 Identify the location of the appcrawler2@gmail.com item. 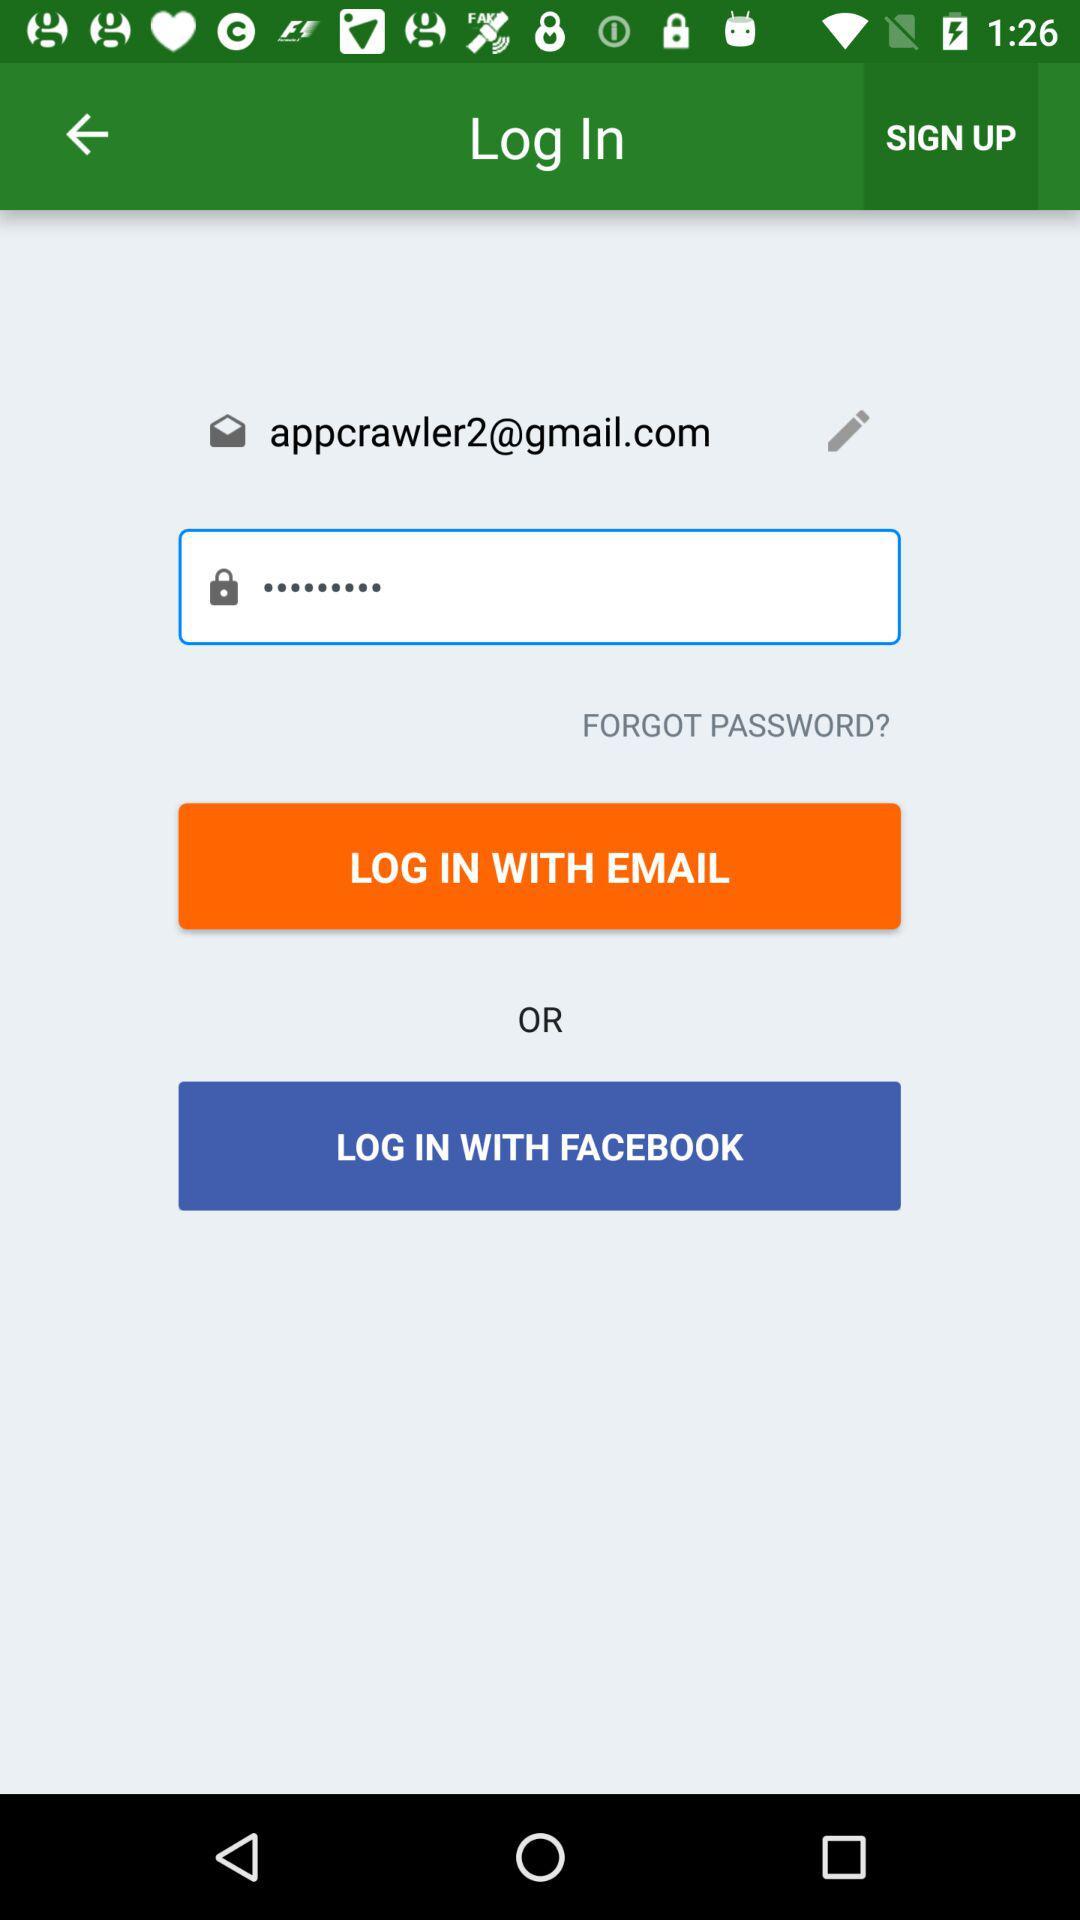
(538, 429).